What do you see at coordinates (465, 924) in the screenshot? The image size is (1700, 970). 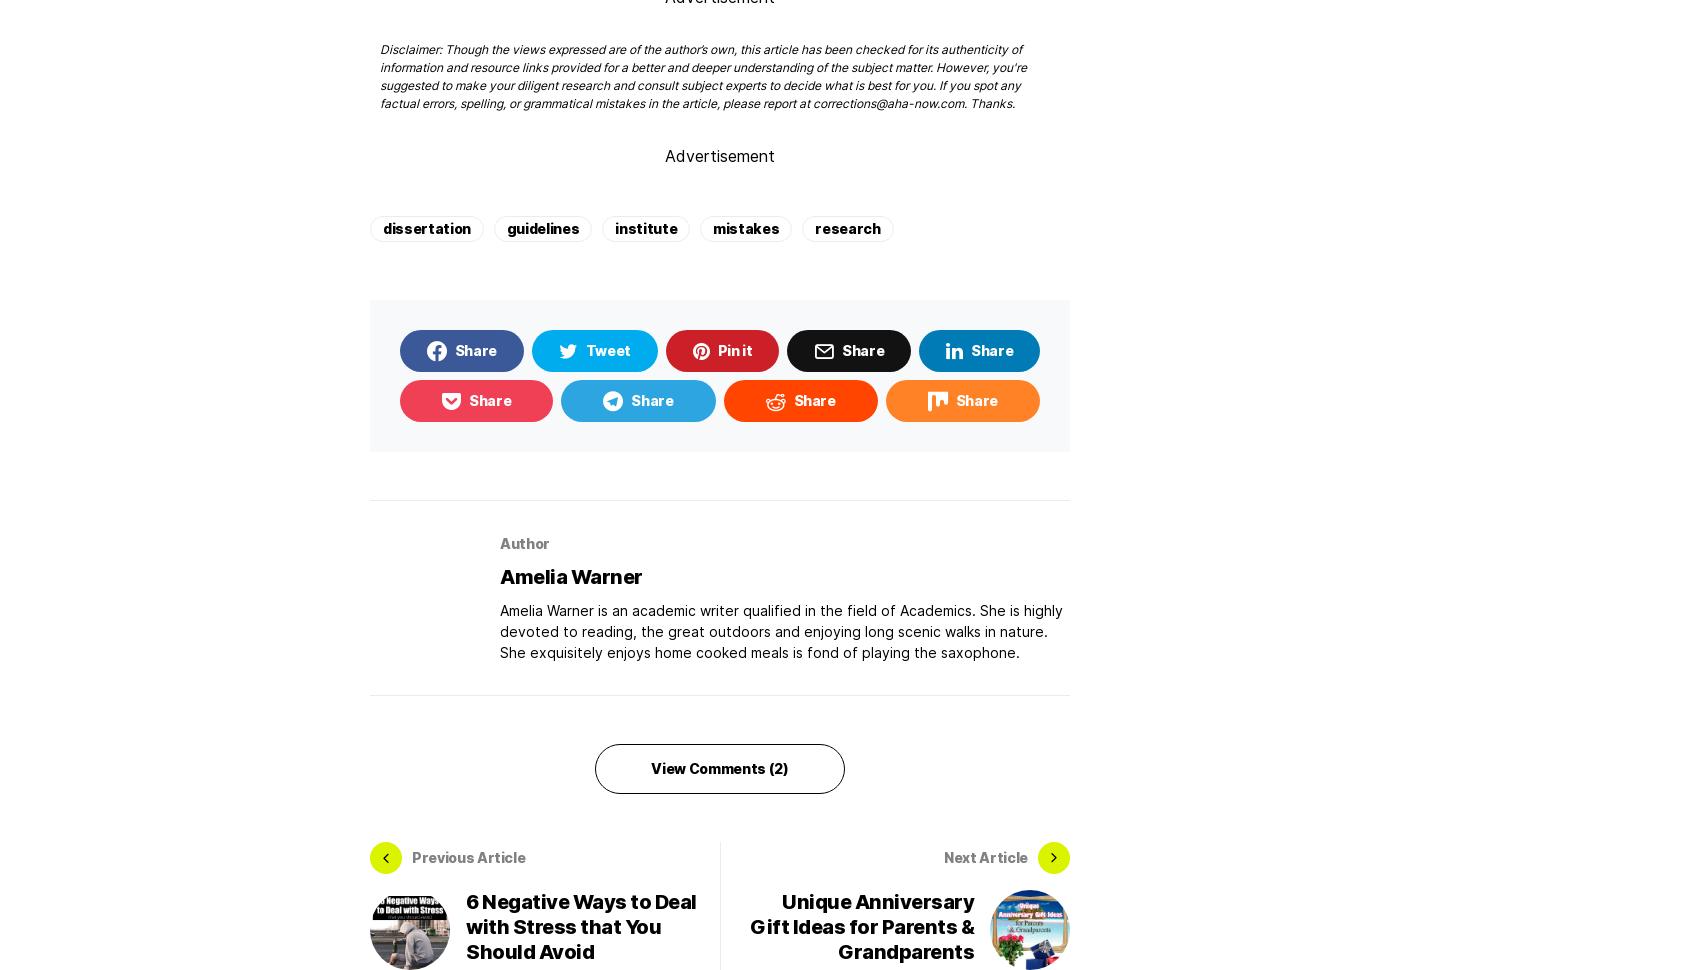 I see `'6 Negative Ways to Deal with Stress that You Should Avoid'` at bounding box center [465, 924].